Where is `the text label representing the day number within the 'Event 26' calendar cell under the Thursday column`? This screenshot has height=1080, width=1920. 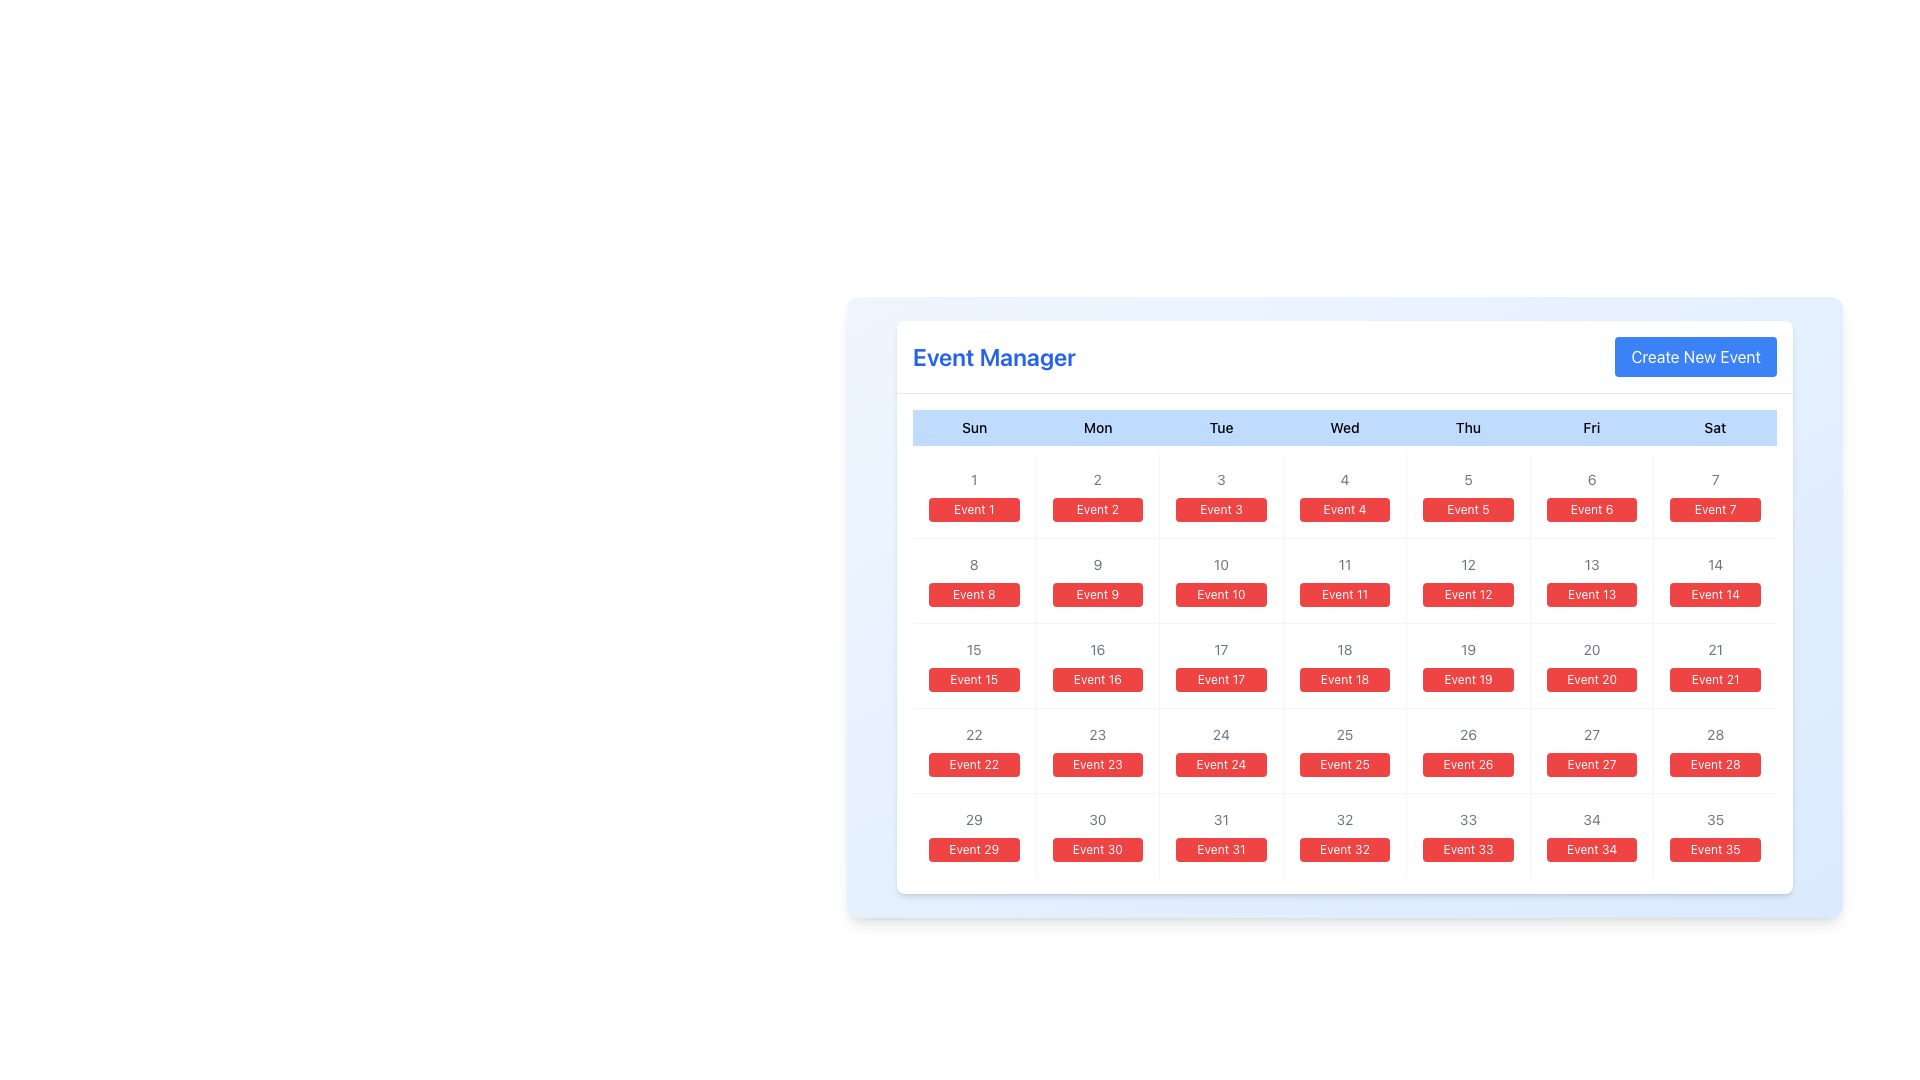
the text label representing the day number within the 'Event 26' calendar cell under the Thursday column is located at coordinates (1468, 735).